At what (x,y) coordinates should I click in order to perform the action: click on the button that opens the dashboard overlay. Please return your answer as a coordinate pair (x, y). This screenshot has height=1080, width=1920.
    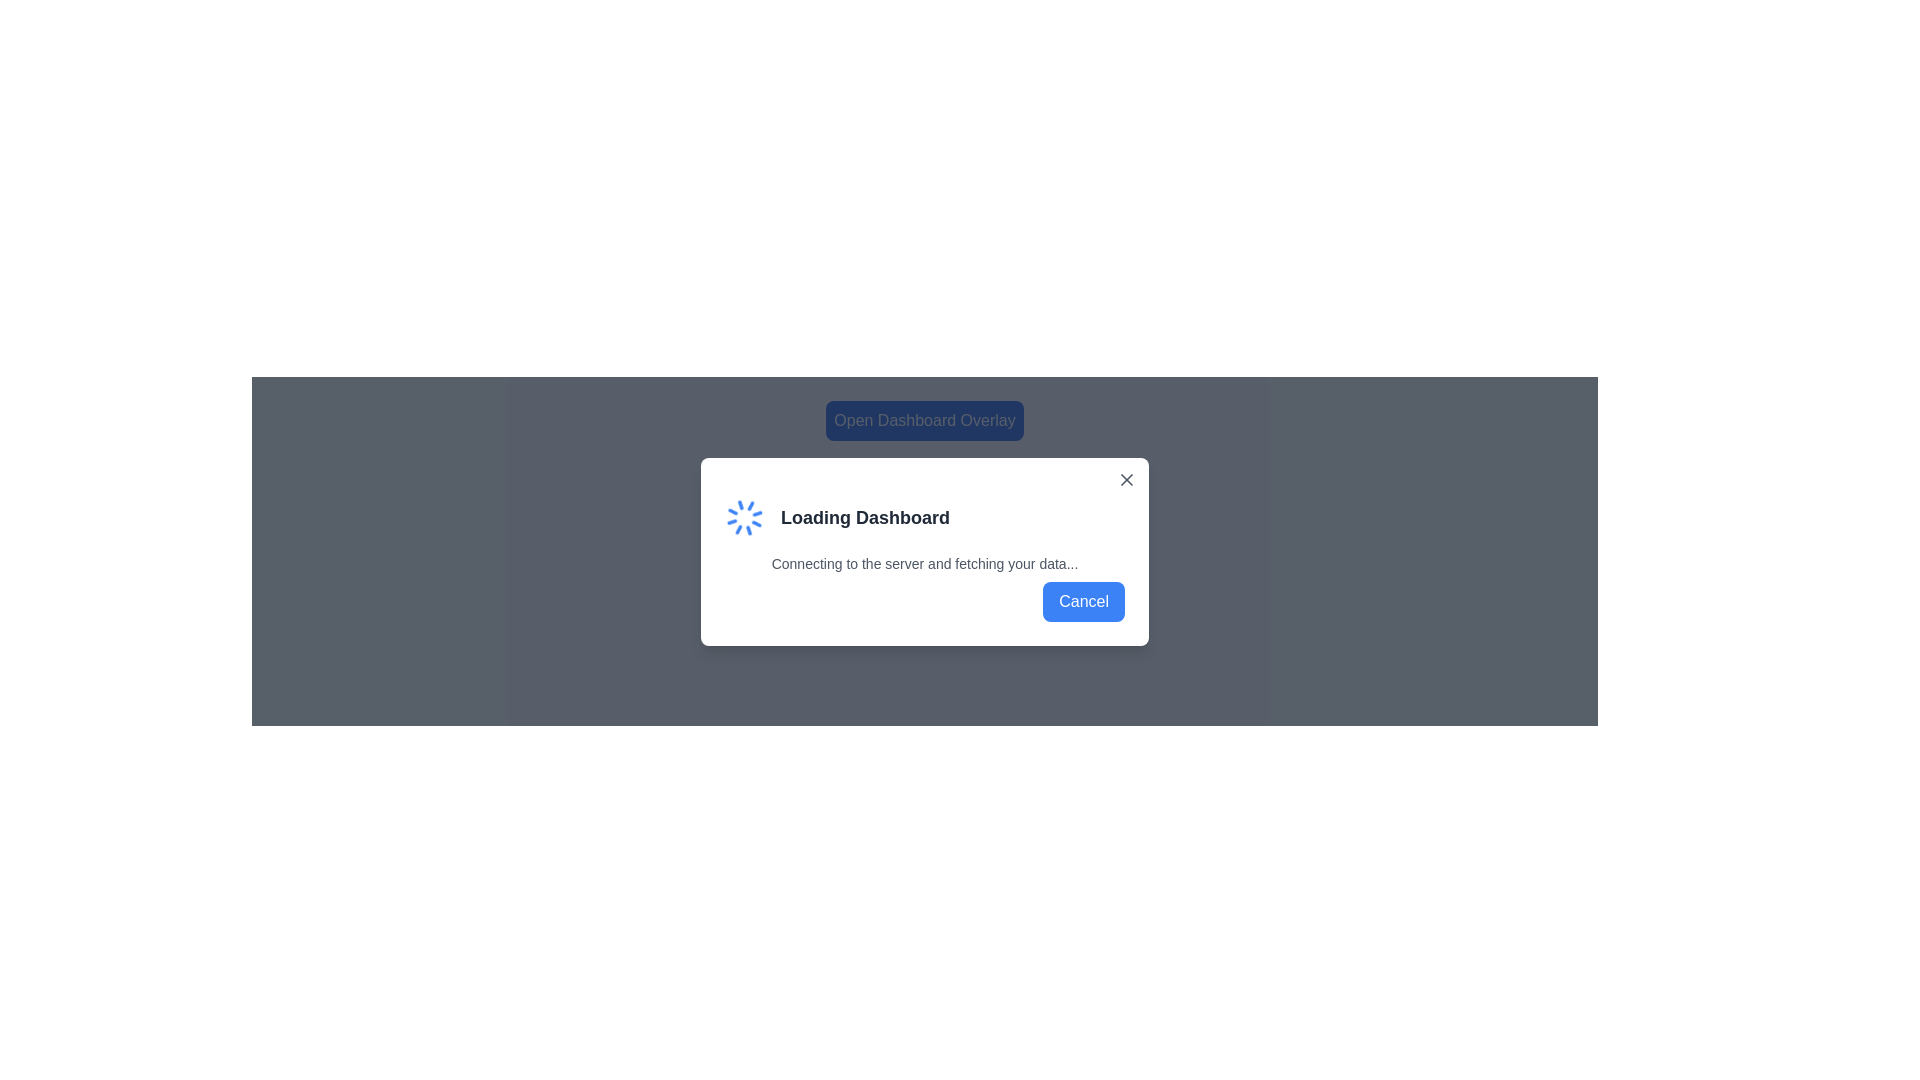
    Looking at the image, I should click on (924, 419).